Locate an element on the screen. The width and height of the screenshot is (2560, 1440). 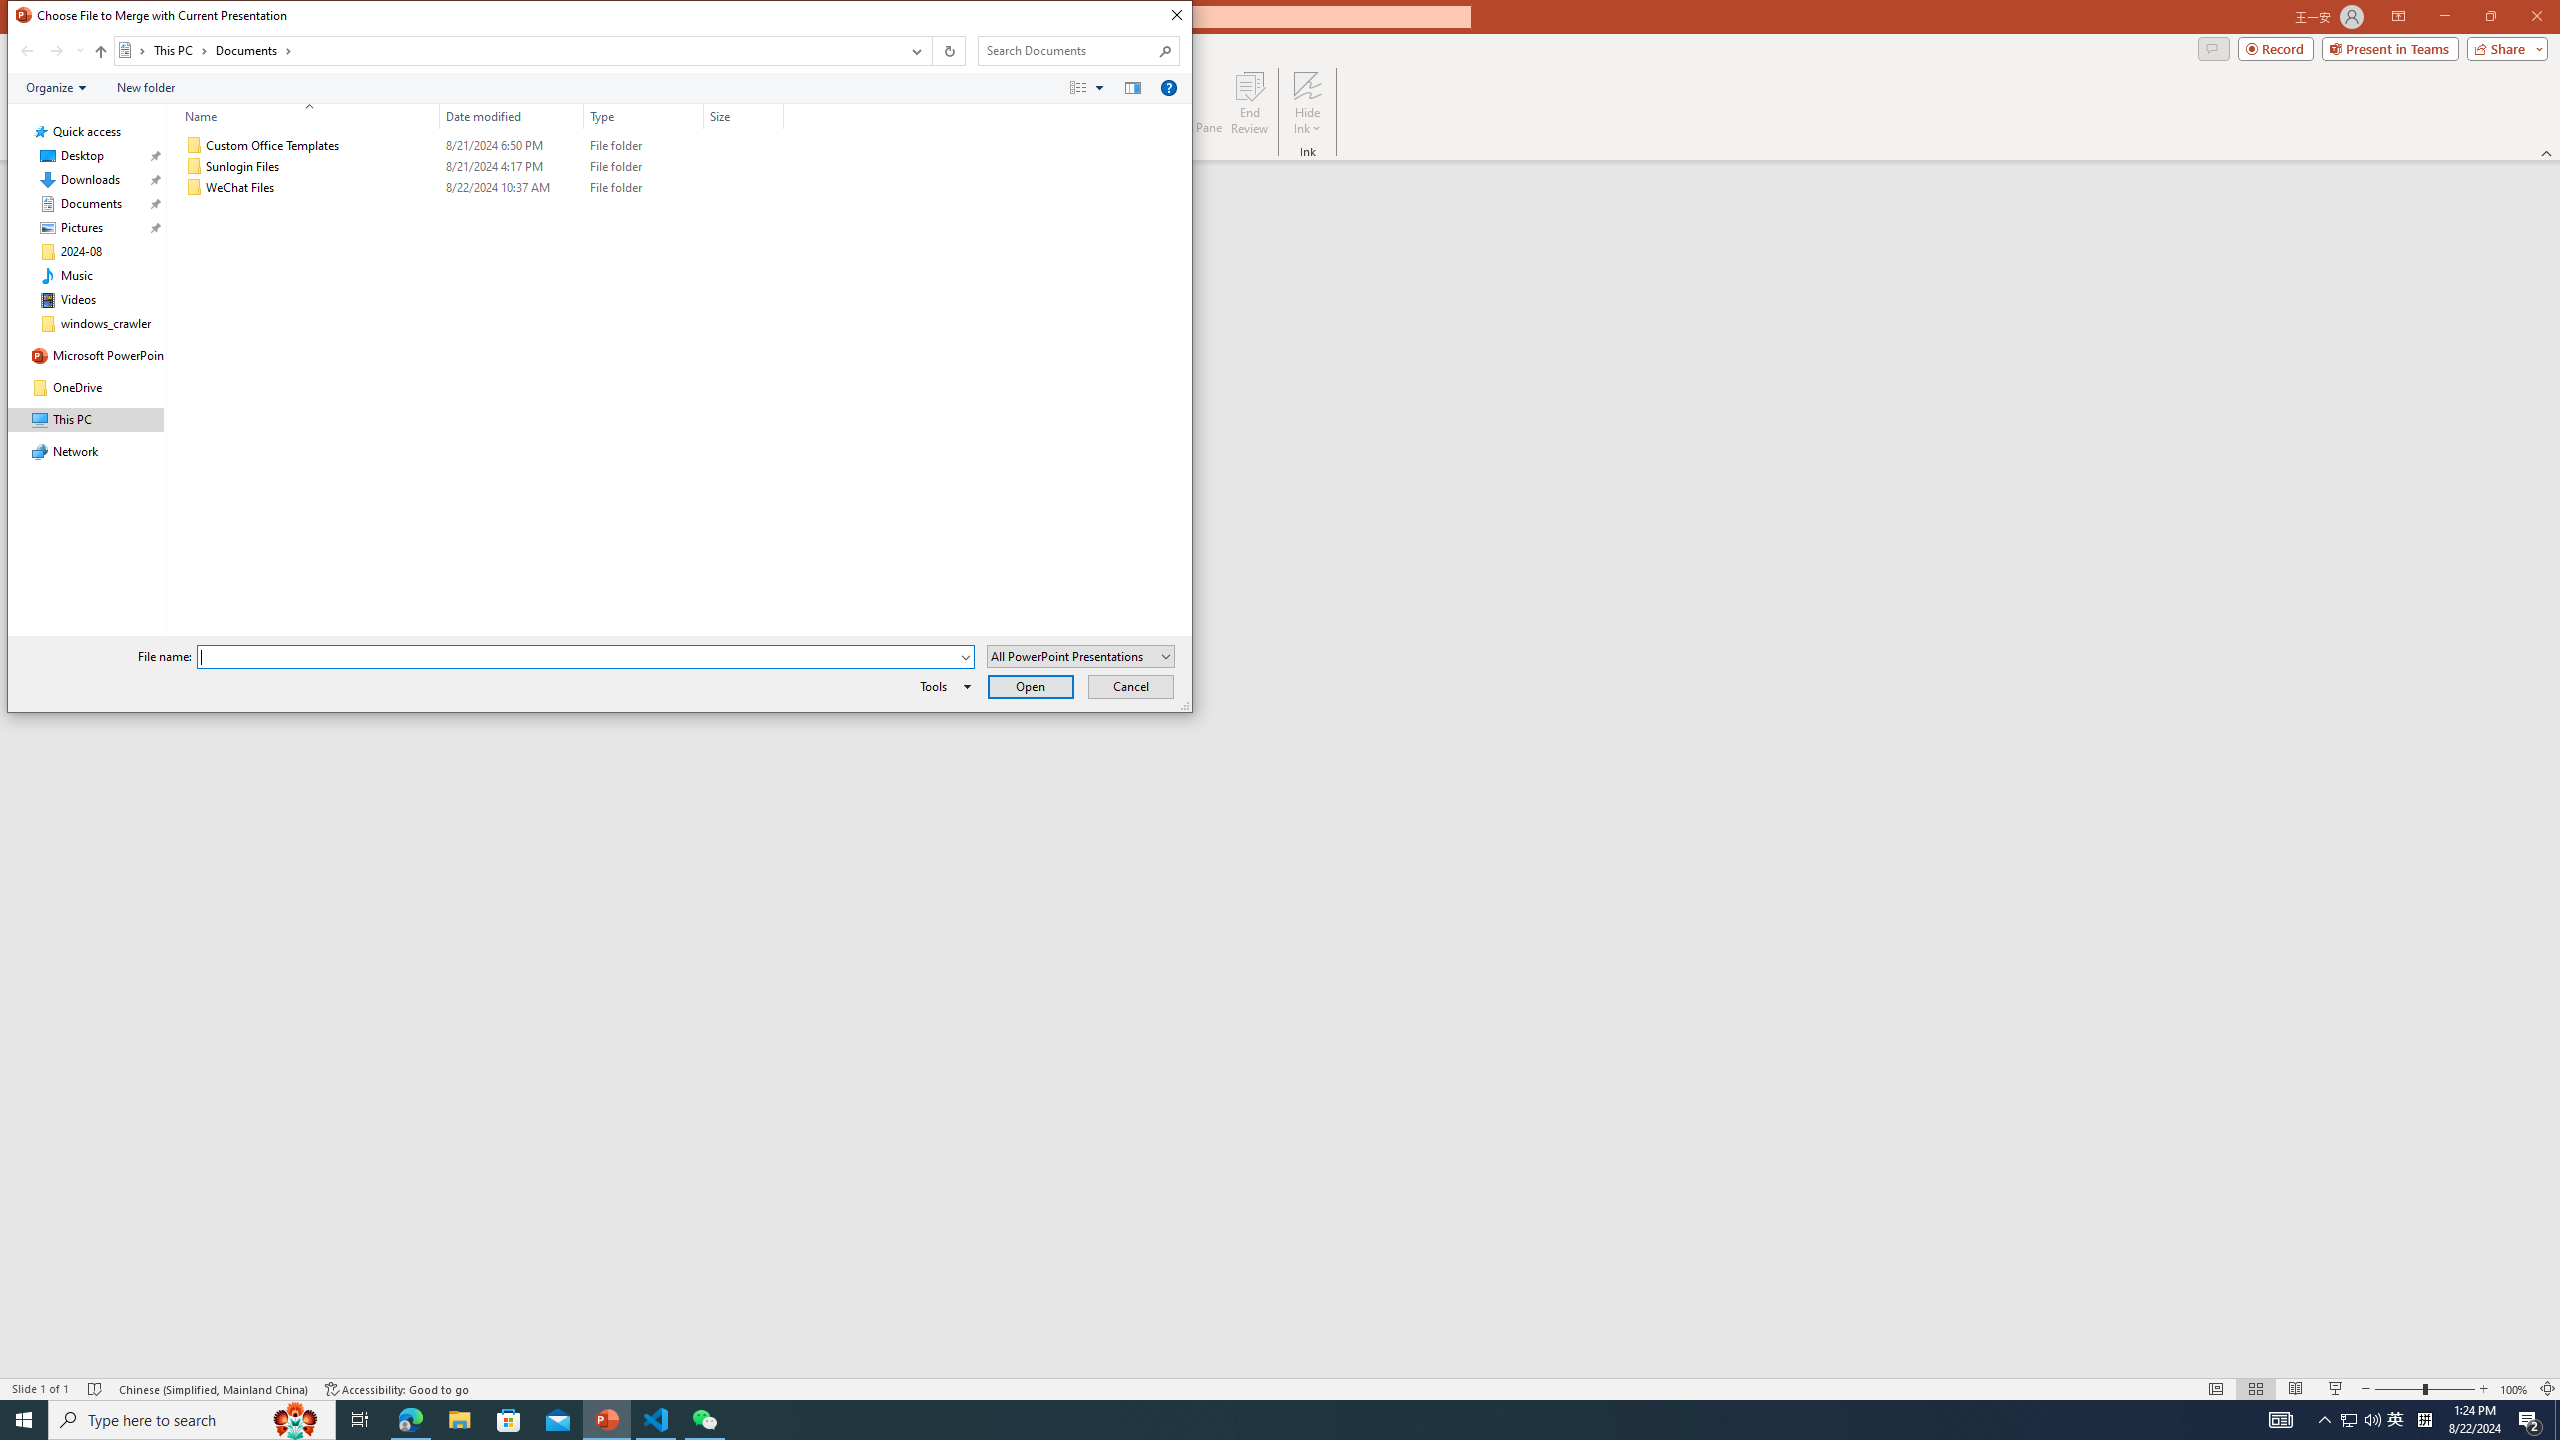
'Cancel' is located at coordinates (1130, 685).